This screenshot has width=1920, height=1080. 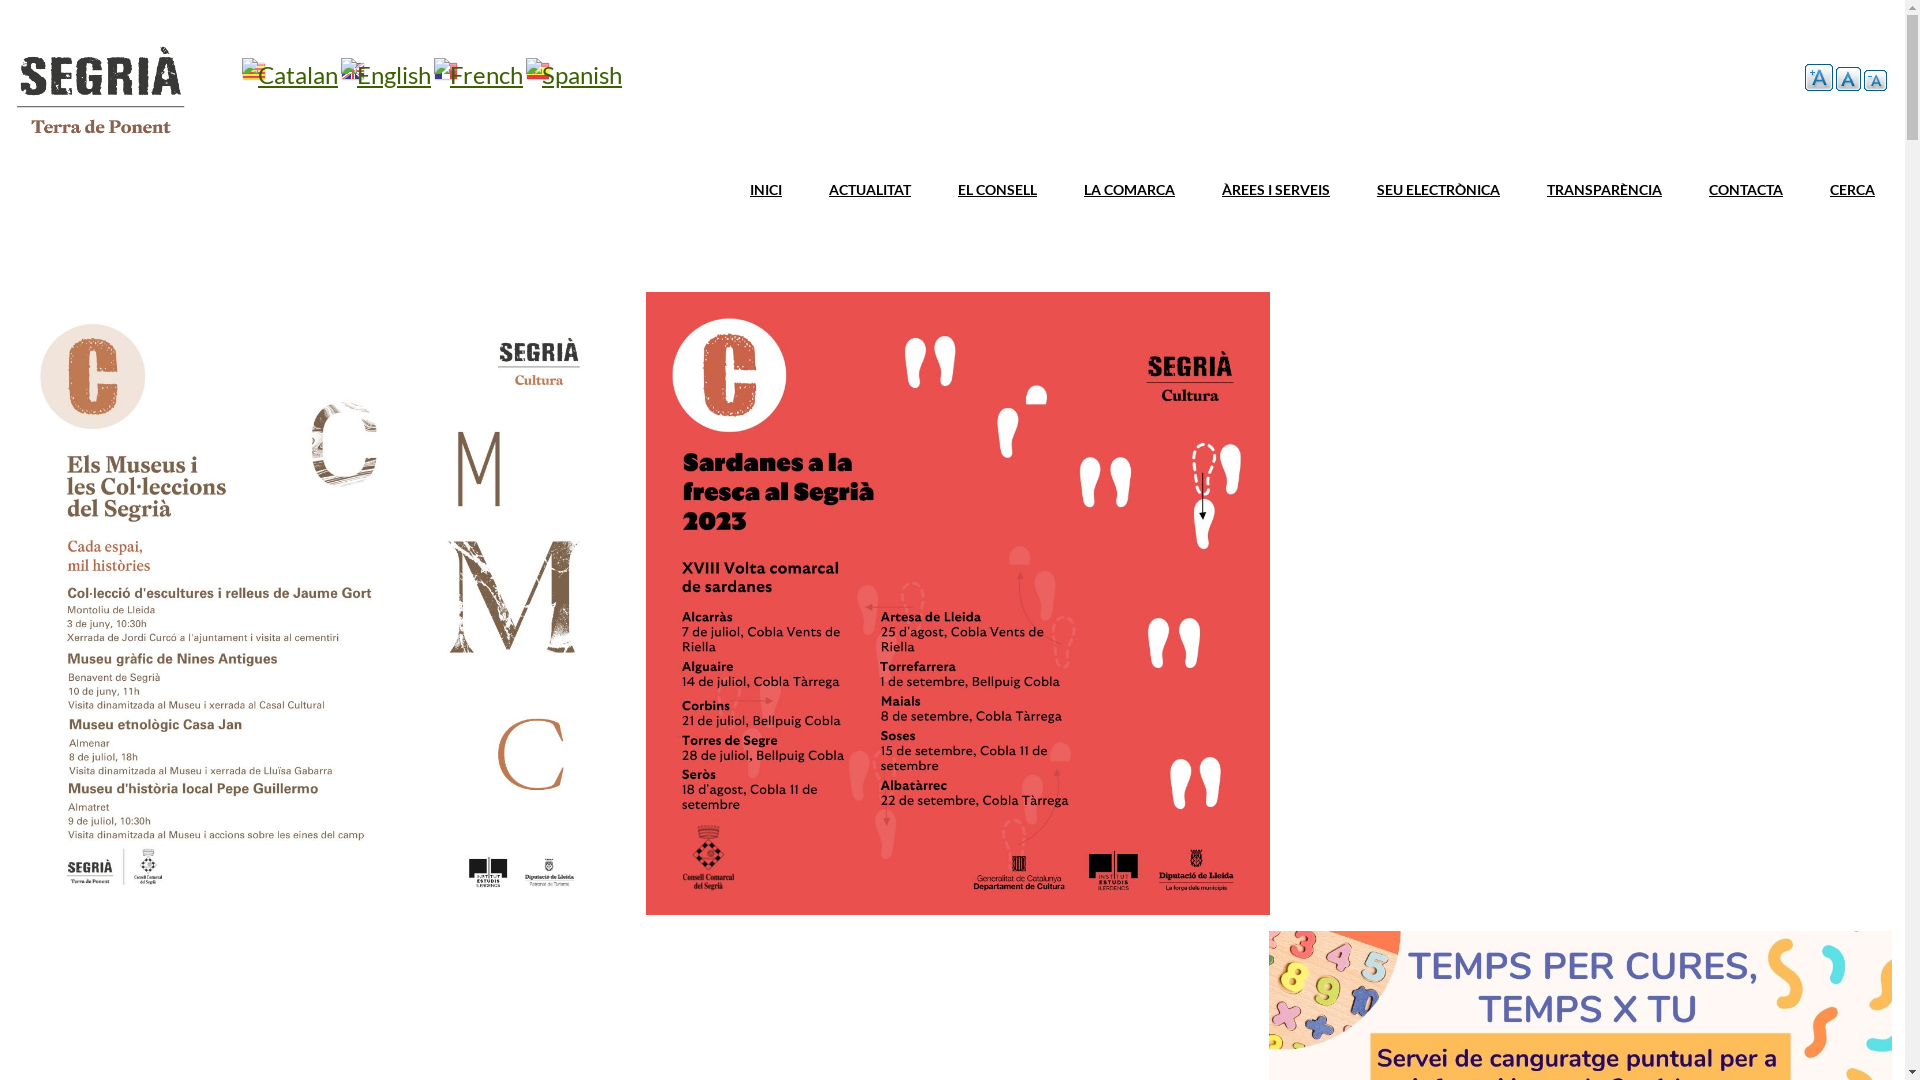 I want to click on 'LA COMARCA', so click(x=1065, y=190).